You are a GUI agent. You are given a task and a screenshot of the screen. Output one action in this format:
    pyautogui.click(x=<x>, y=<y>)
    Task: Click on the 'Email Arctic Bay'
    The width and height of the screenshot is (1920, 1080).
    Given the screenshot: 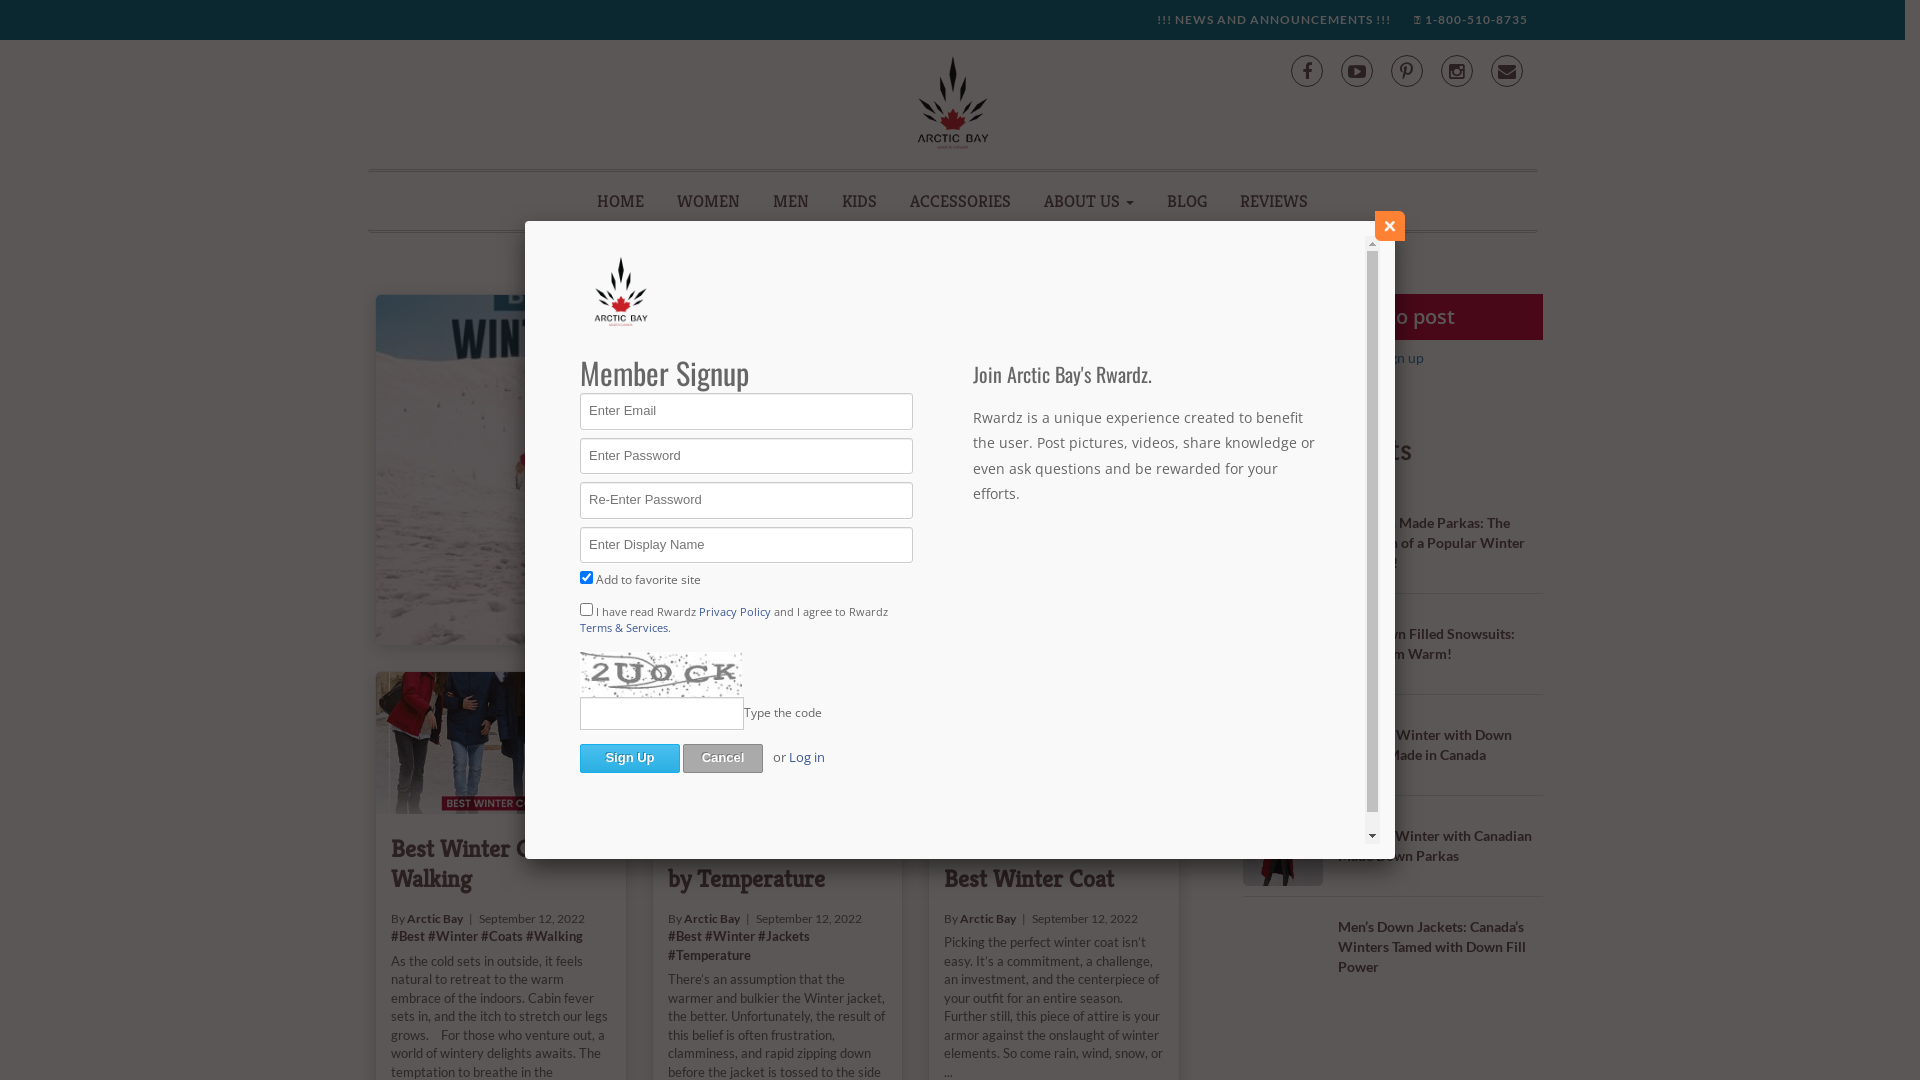 What is the action you would take?
    pyautogui.click(x=1506, y=69)
    